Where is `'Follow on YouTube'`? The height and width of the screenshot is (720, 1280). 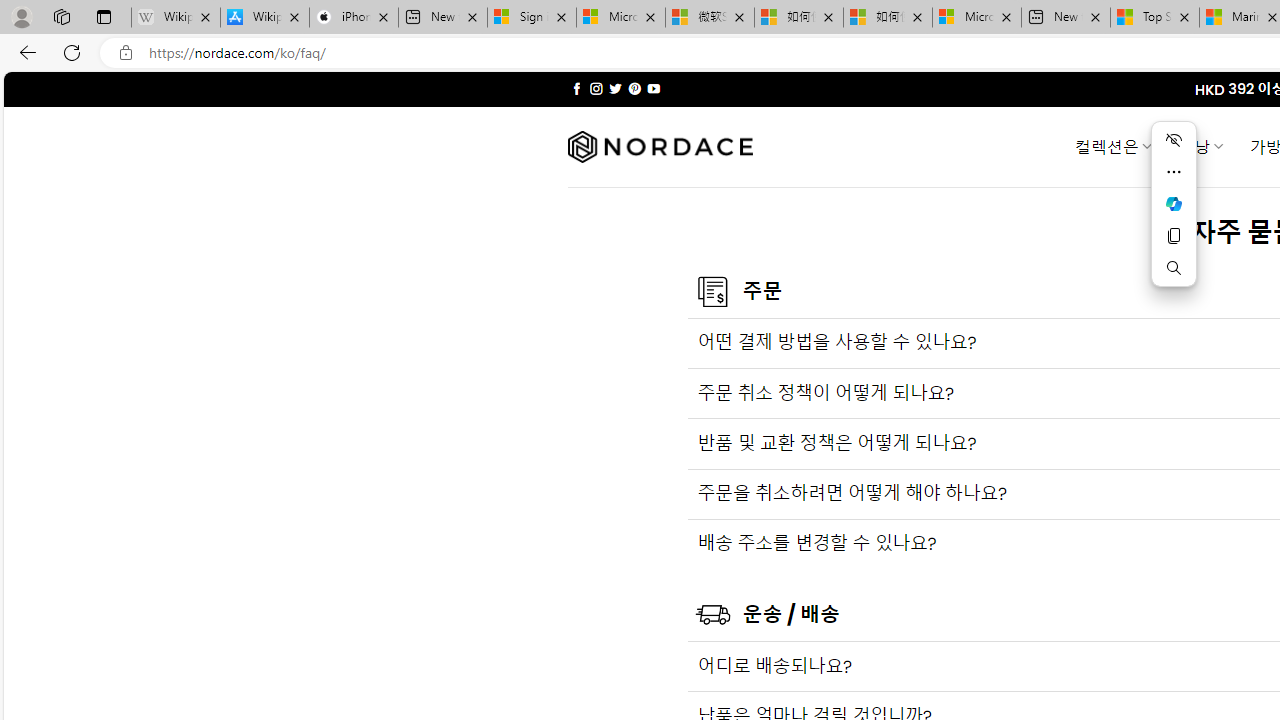 'Follow on YouTube' is located at coordinates (653, 88).